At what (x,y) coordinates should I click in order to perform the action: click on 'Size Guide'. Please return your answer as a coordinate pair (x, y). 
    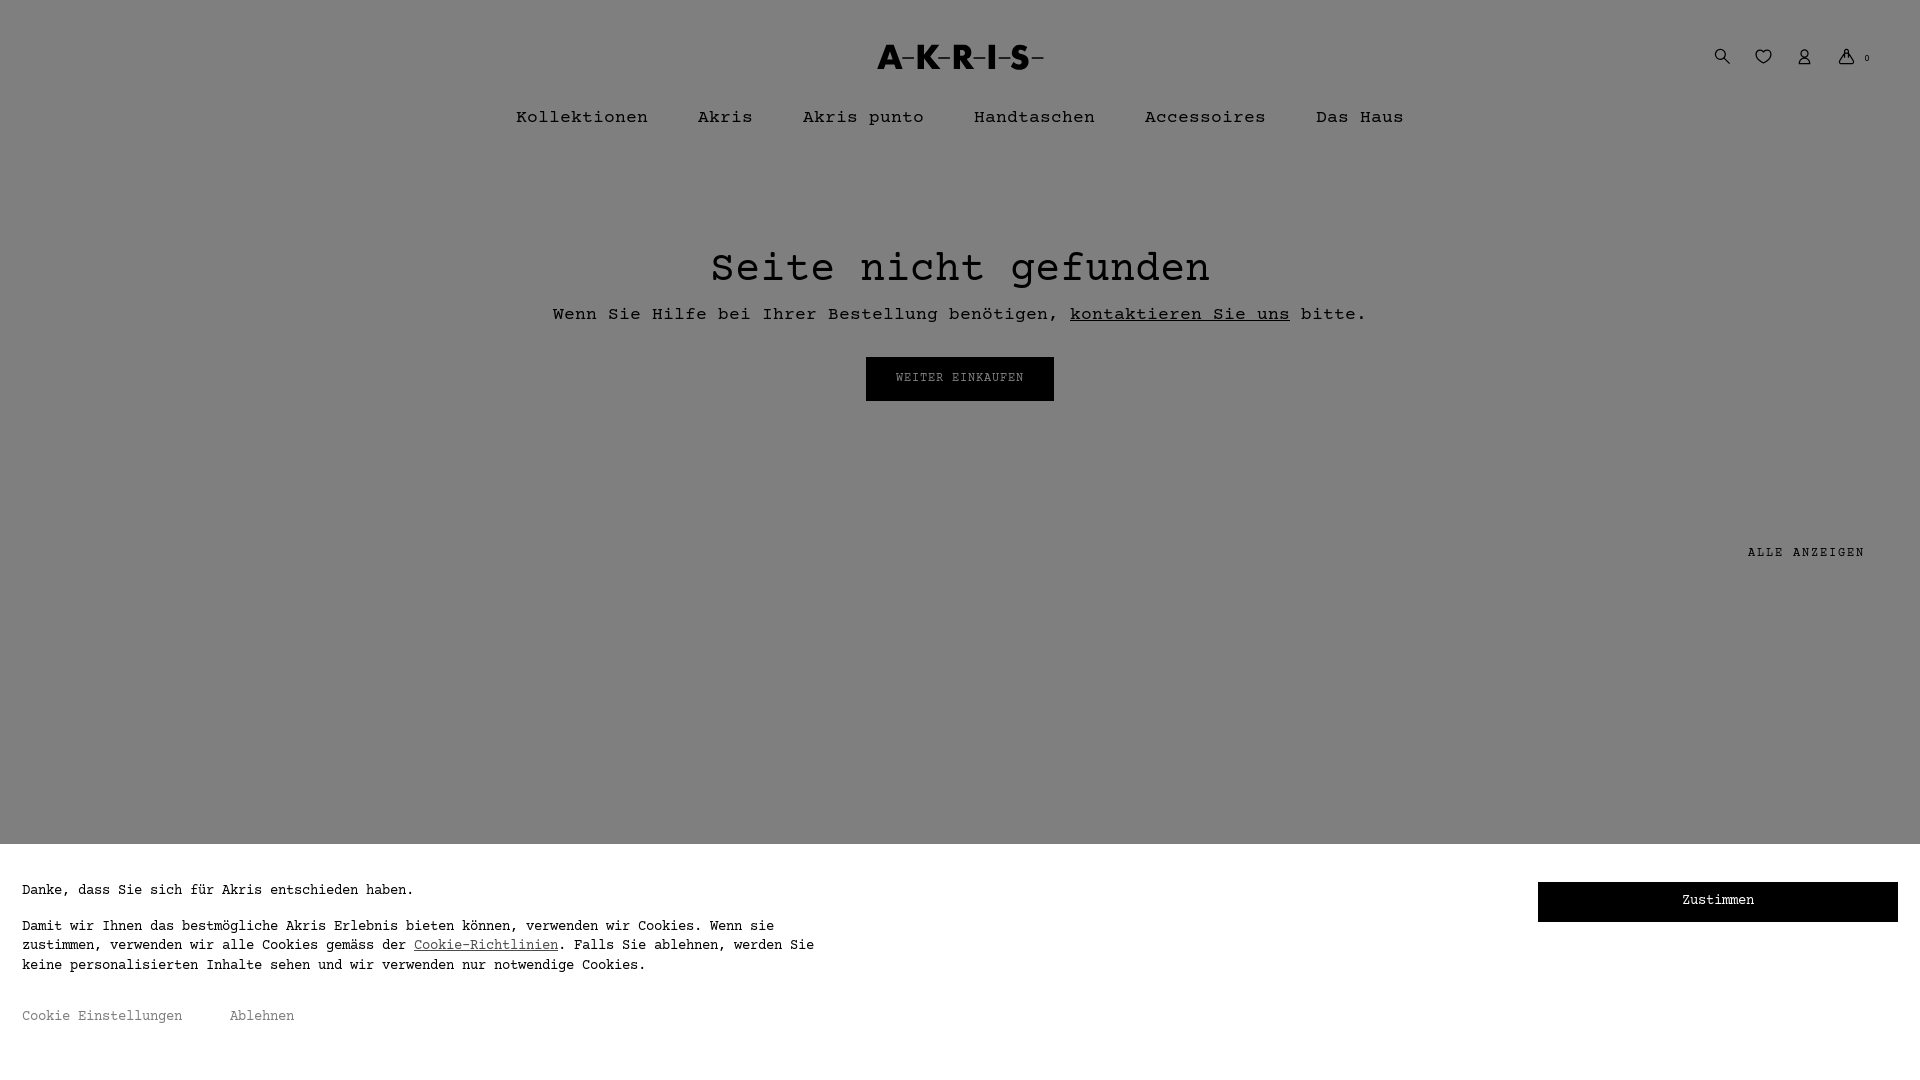
    Looking at the image, I should click on (89, 951).